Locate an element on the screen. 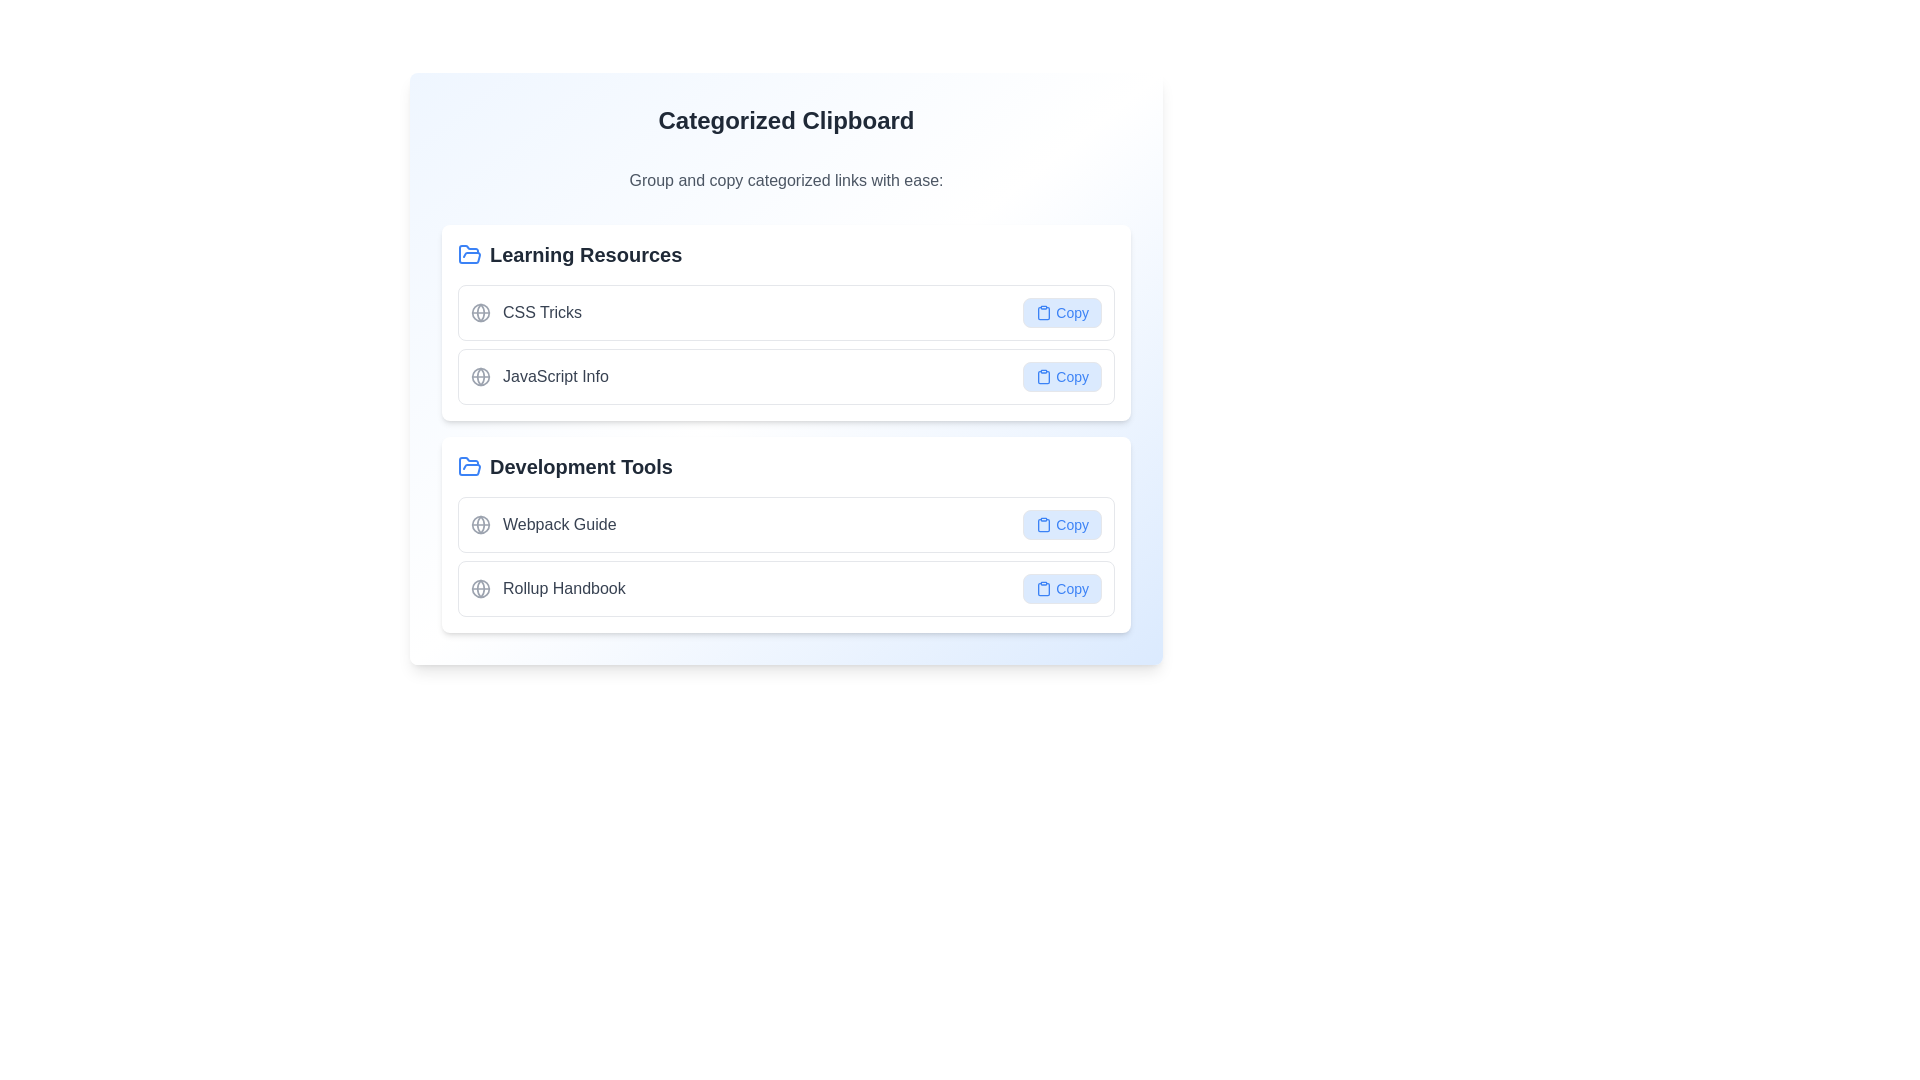 This screenshot has height=1080, width=1920. the interactive button located to the far right of the 'JavaScript Info' text in the 'Learning Resources' section to copy the associated text to the clipboard is located at coordinates (1061, 377).